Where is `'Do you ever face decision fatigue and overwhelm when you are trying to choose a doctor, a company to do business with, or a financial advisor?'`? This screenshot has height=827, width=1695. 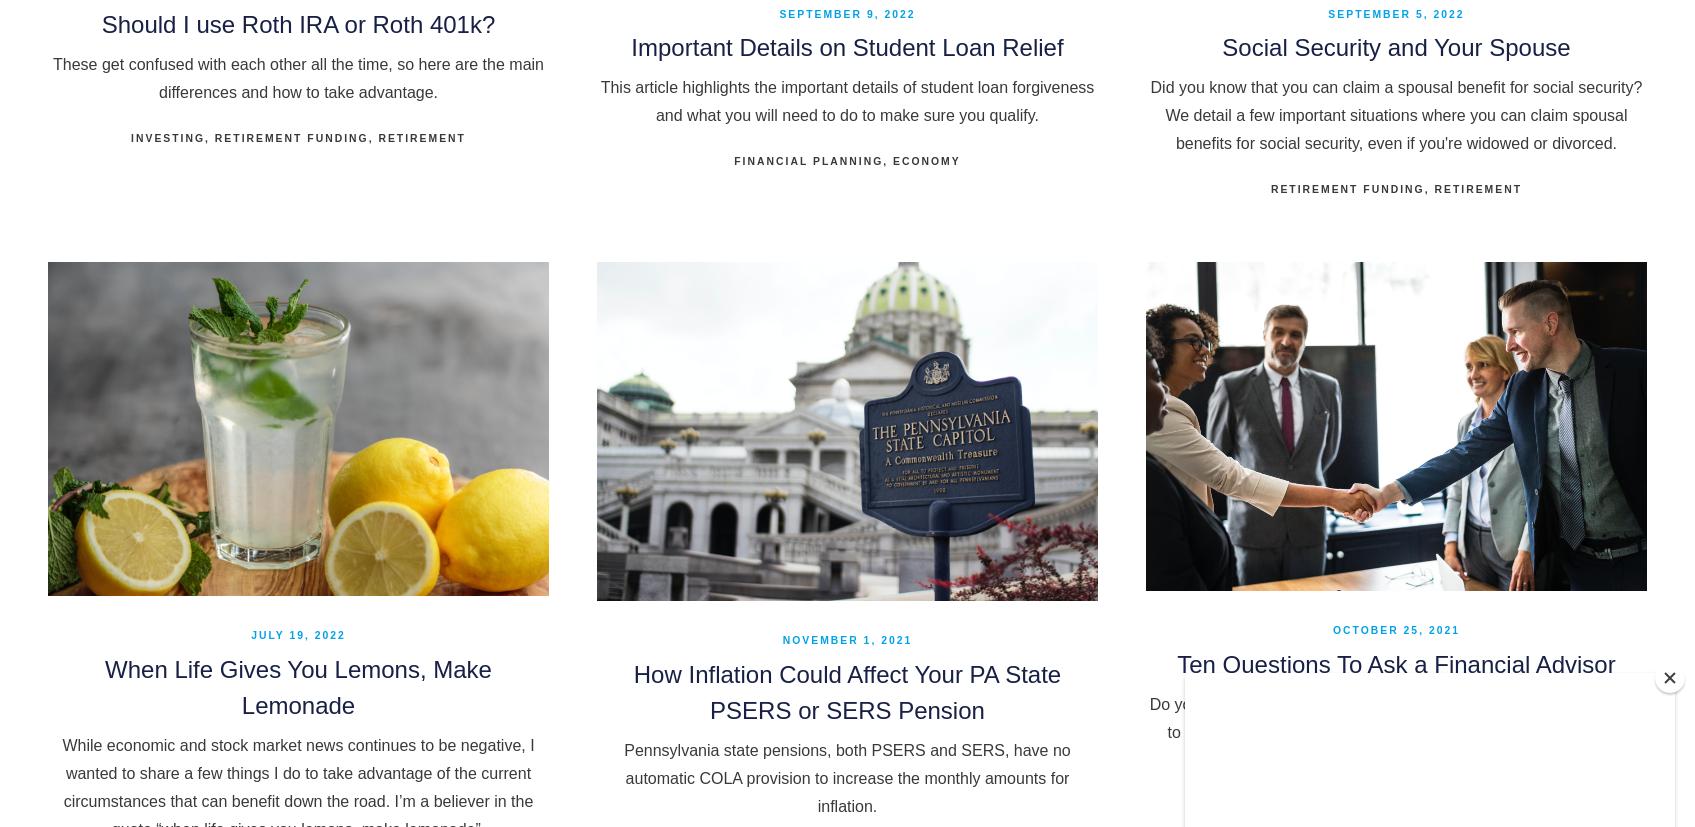
'Do you ever face decision fatigue and overwhelm when you are trying to choose a doctor, a company to do business with, or a financial advisor?' is located at coordinates (1148, 731).